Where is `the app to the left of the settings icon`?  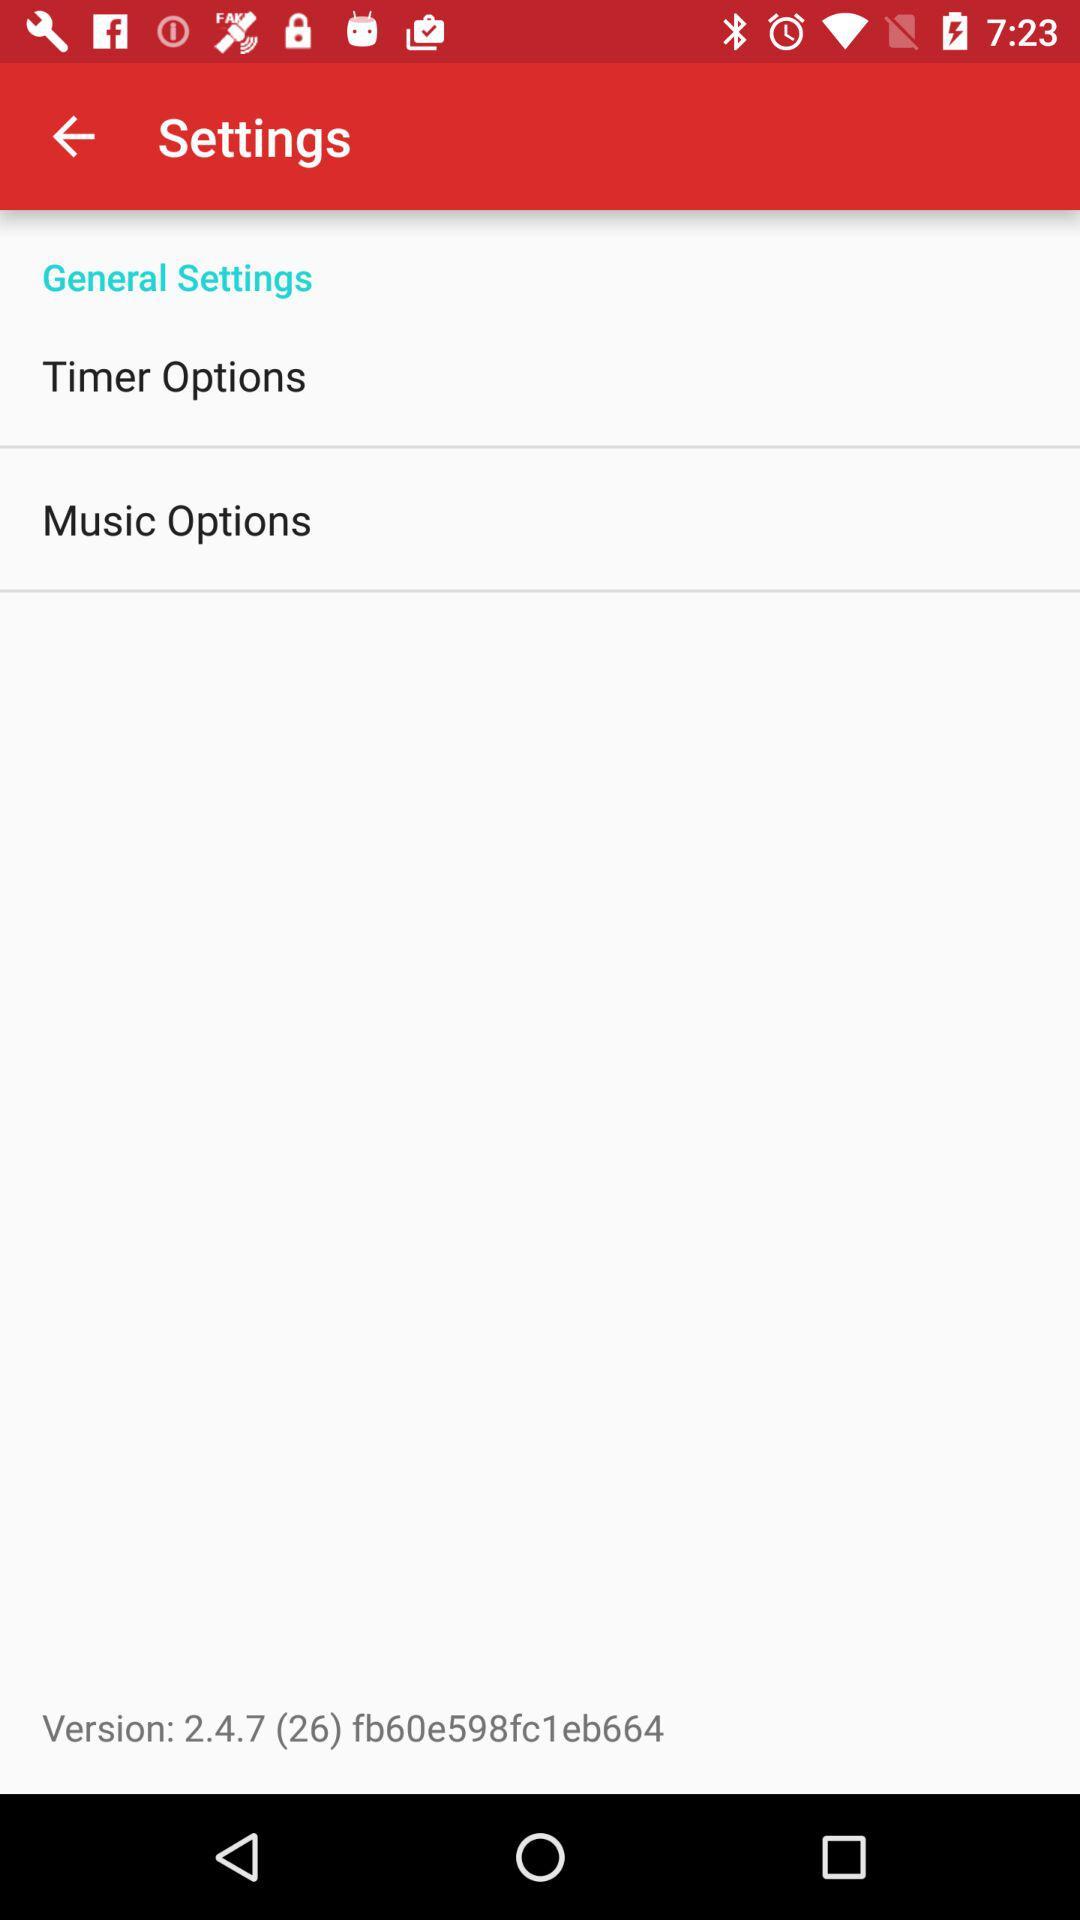 the app to the left of the settings icon is located at coordinates (72, 135).